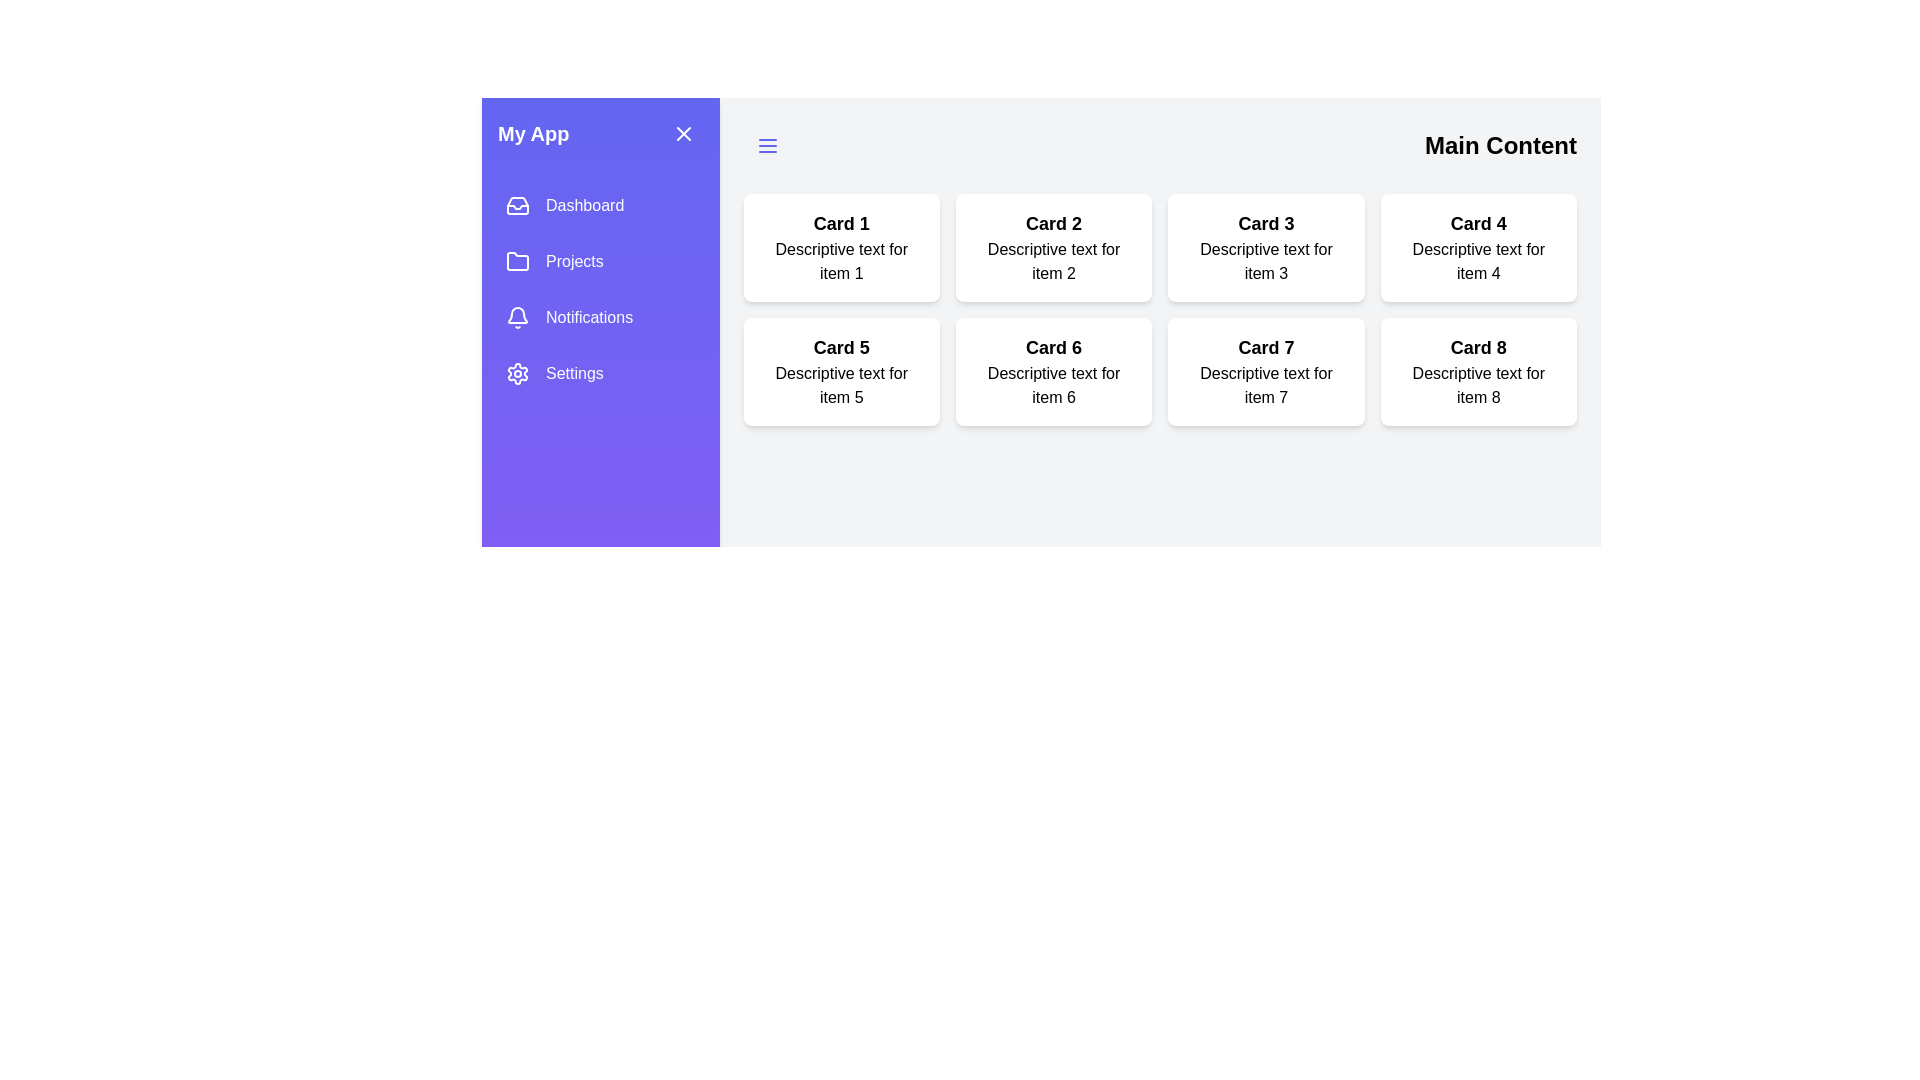 The height and width of the screenshot is (1080, 1920). Describe the element at coordinates (599, 316) in the screenshot. I see `the sidebar menu item Notifications` at that location.